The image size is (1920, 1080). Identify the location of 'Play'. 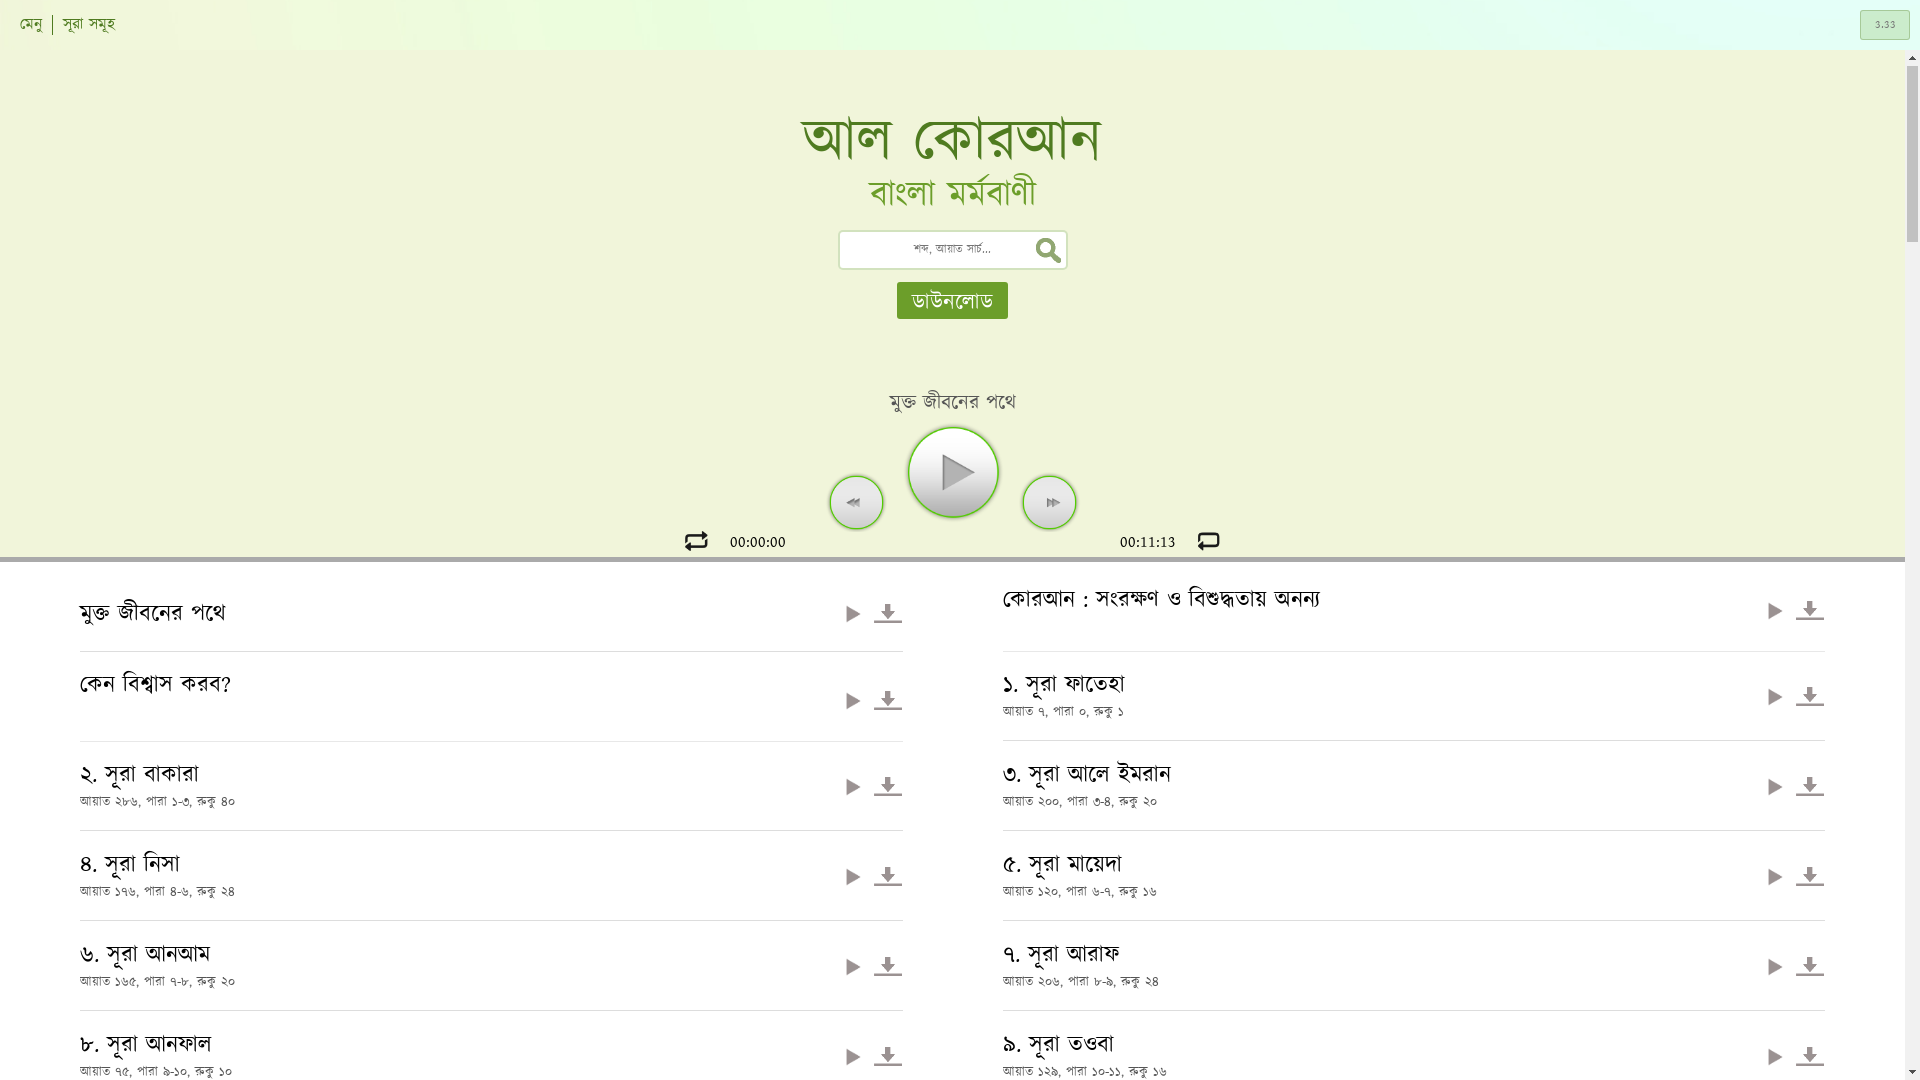
(1775, 875).